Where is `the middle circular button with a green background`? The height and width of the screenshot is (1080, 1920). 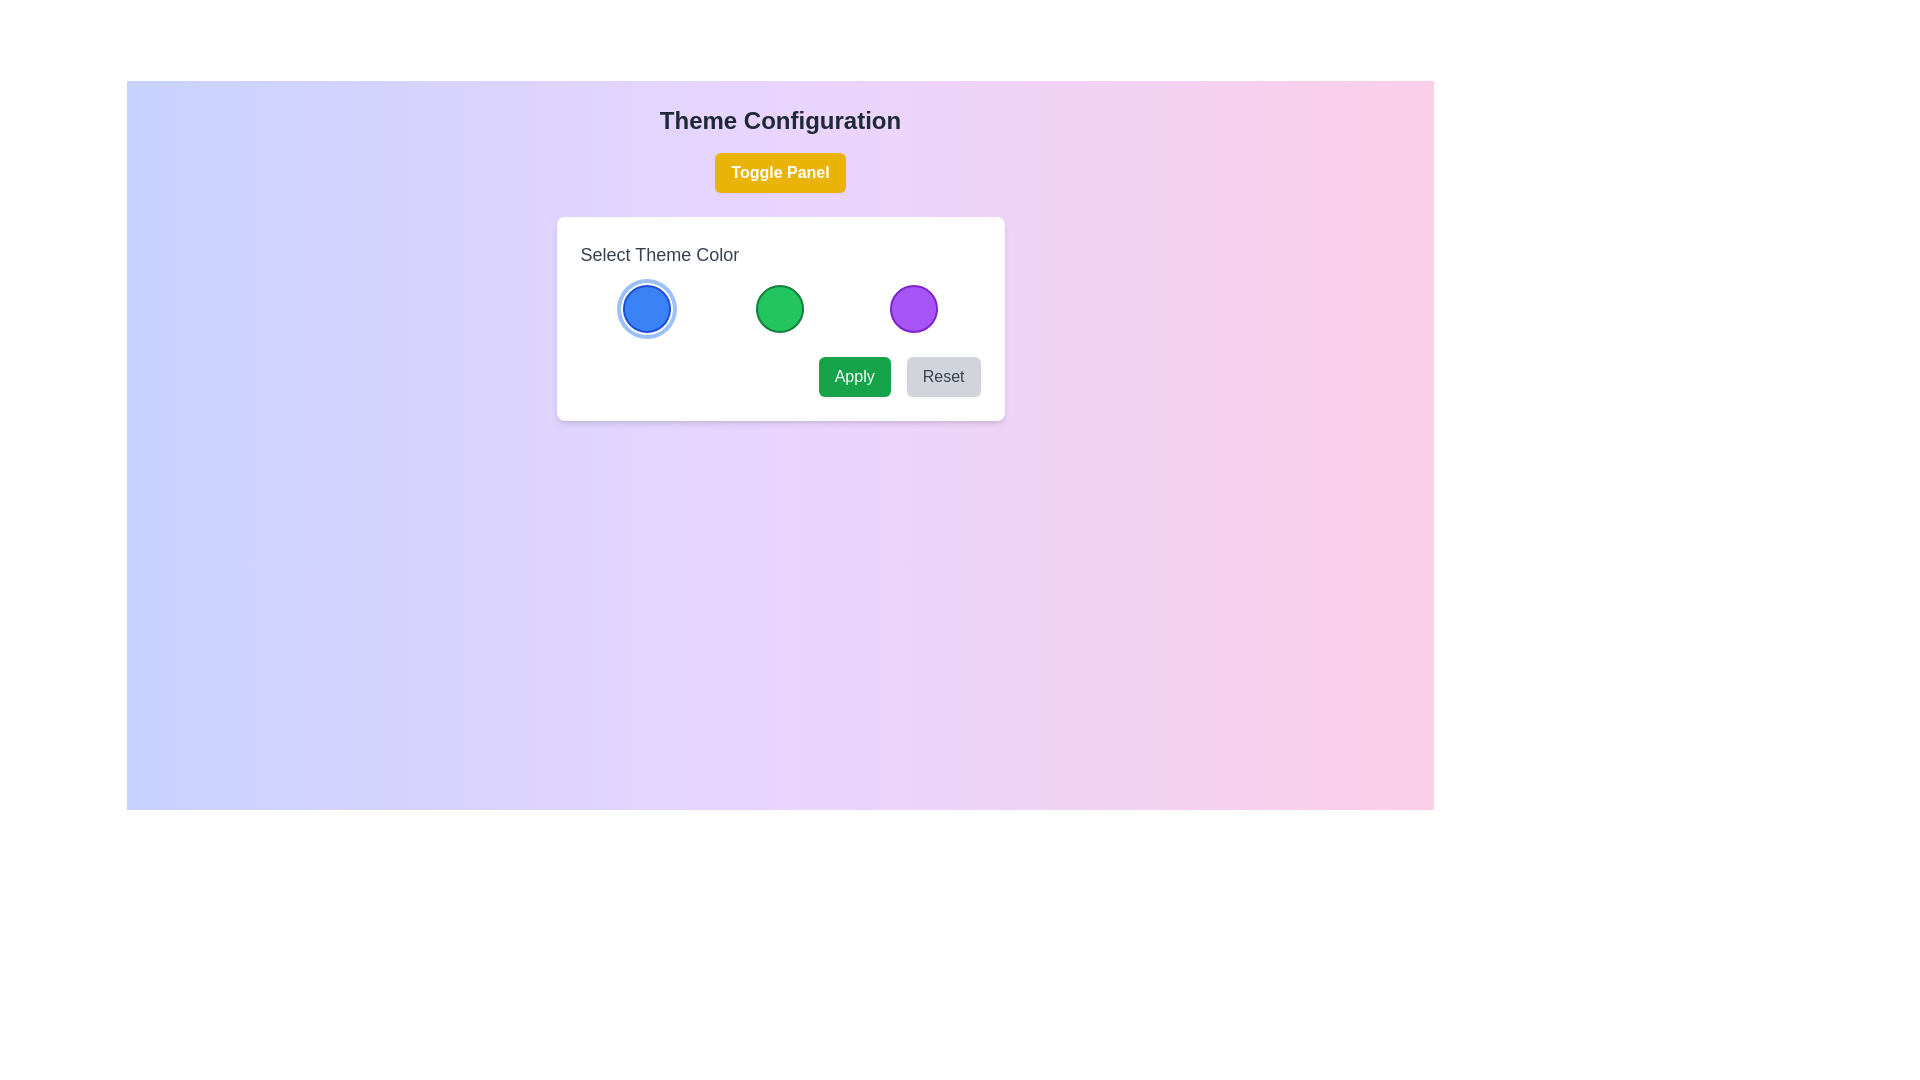 the middle circular button with a green background is located at coordinates (779, 308).